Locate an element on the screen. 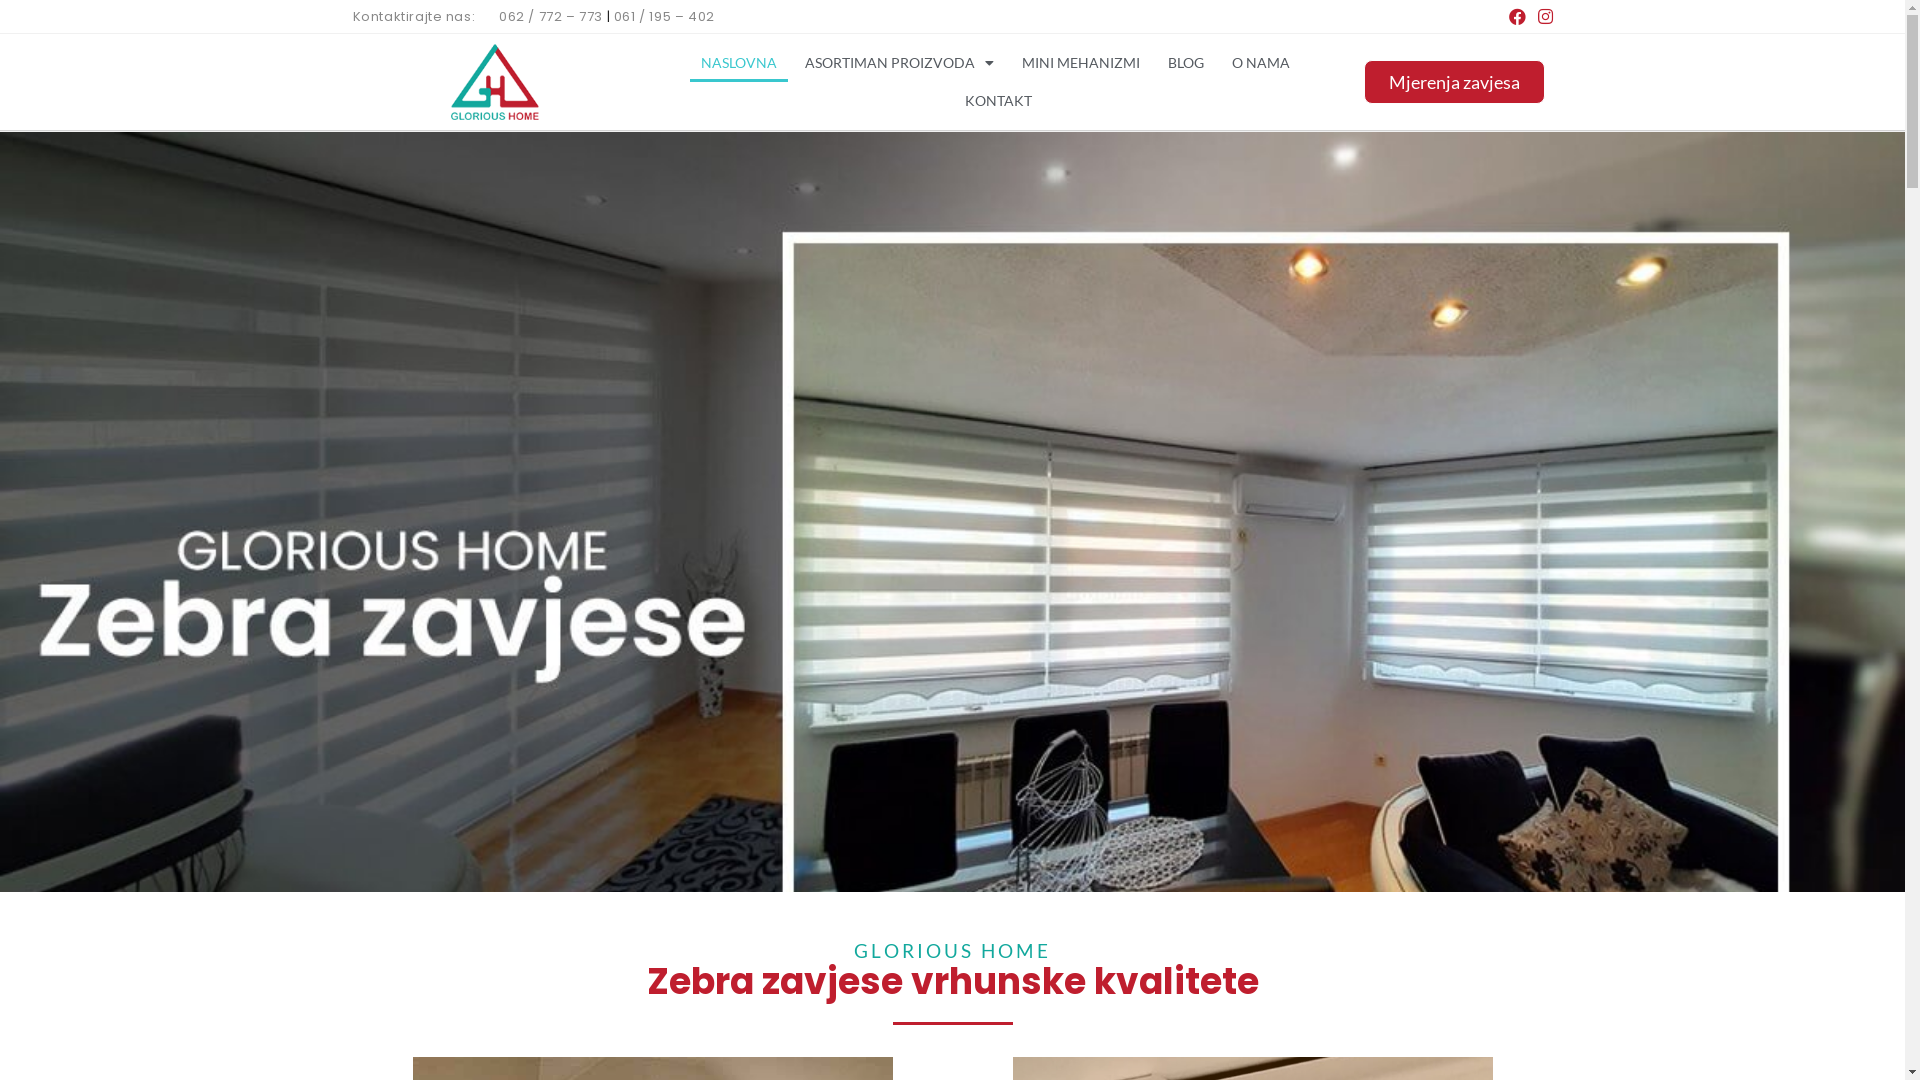 Image resolution: width=1920 pixels, height=1080 pixels. 'KONTAKT' is located at coordinates (998, 100).